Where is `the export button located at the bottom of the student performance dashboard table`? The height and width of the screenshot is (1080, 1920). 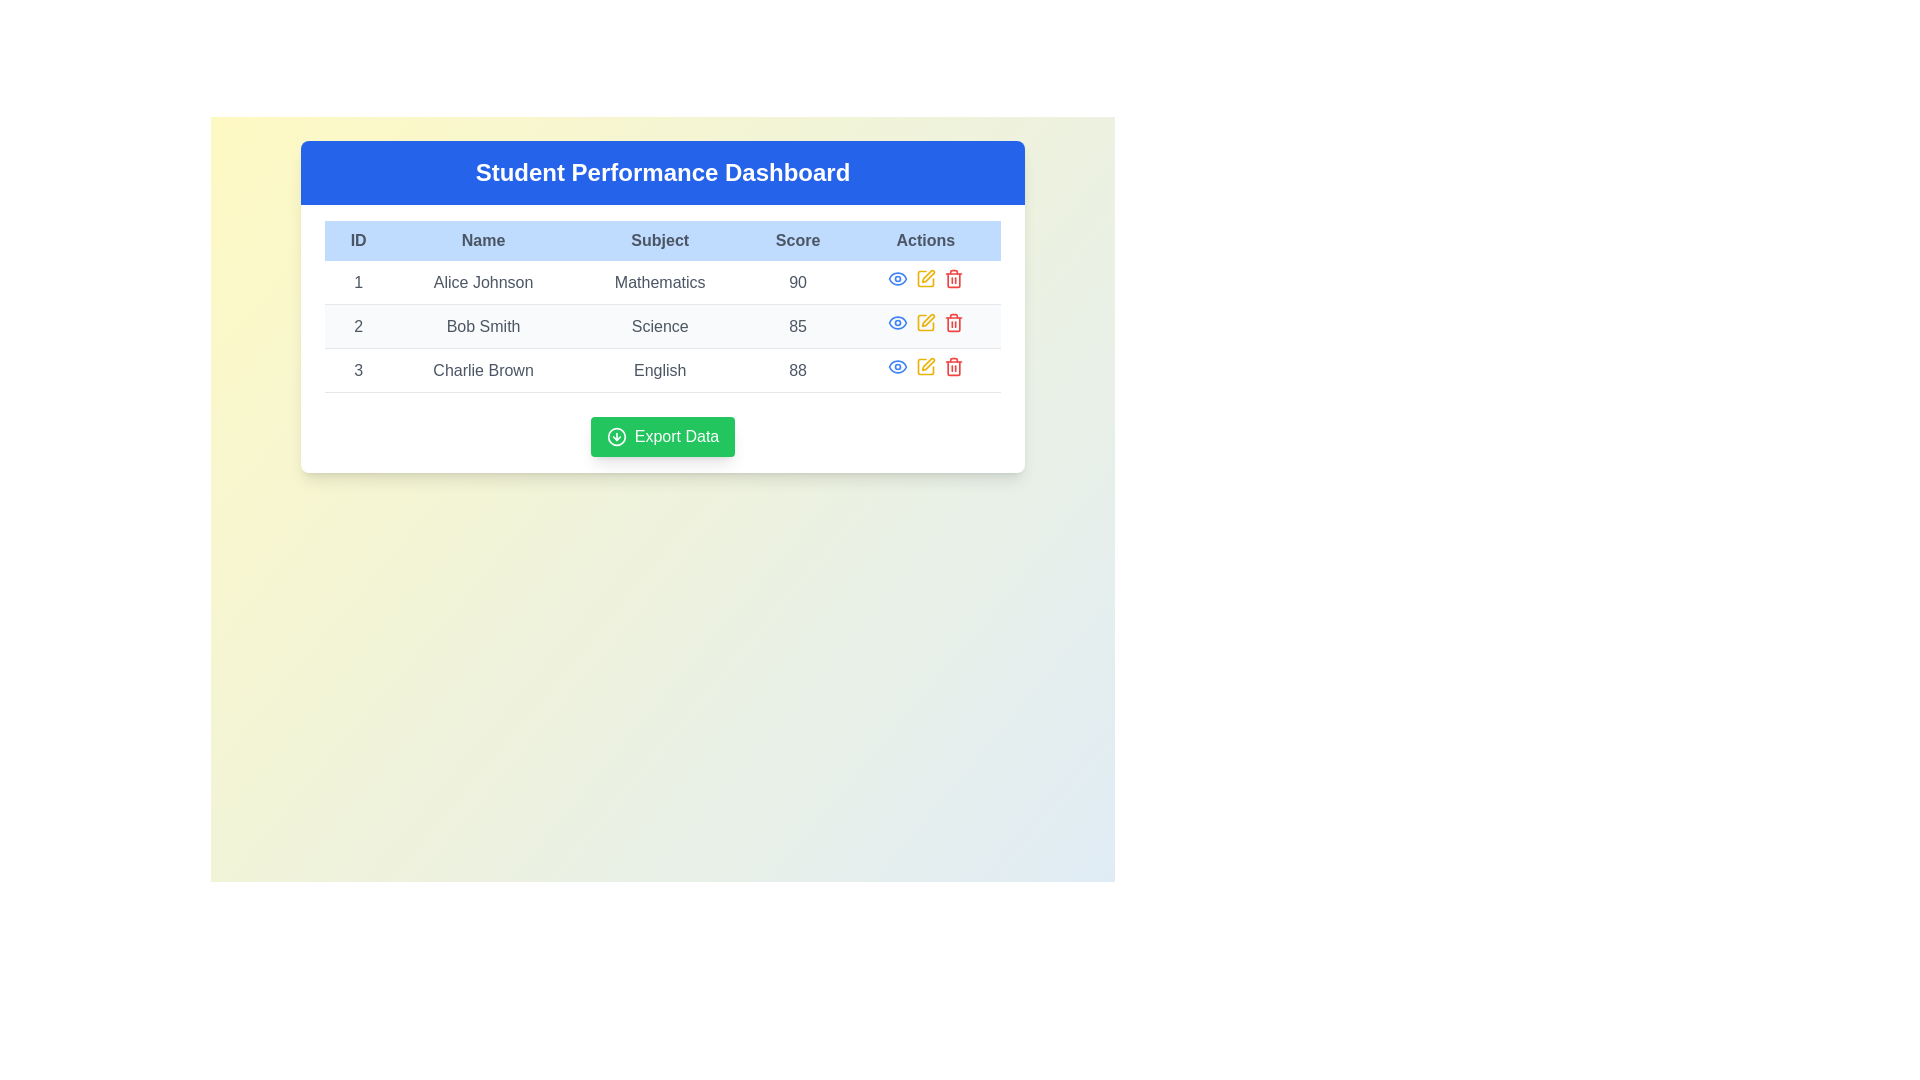 the export button located at the bottom of the student performance dashboard table is located at coordinates (662, 435).